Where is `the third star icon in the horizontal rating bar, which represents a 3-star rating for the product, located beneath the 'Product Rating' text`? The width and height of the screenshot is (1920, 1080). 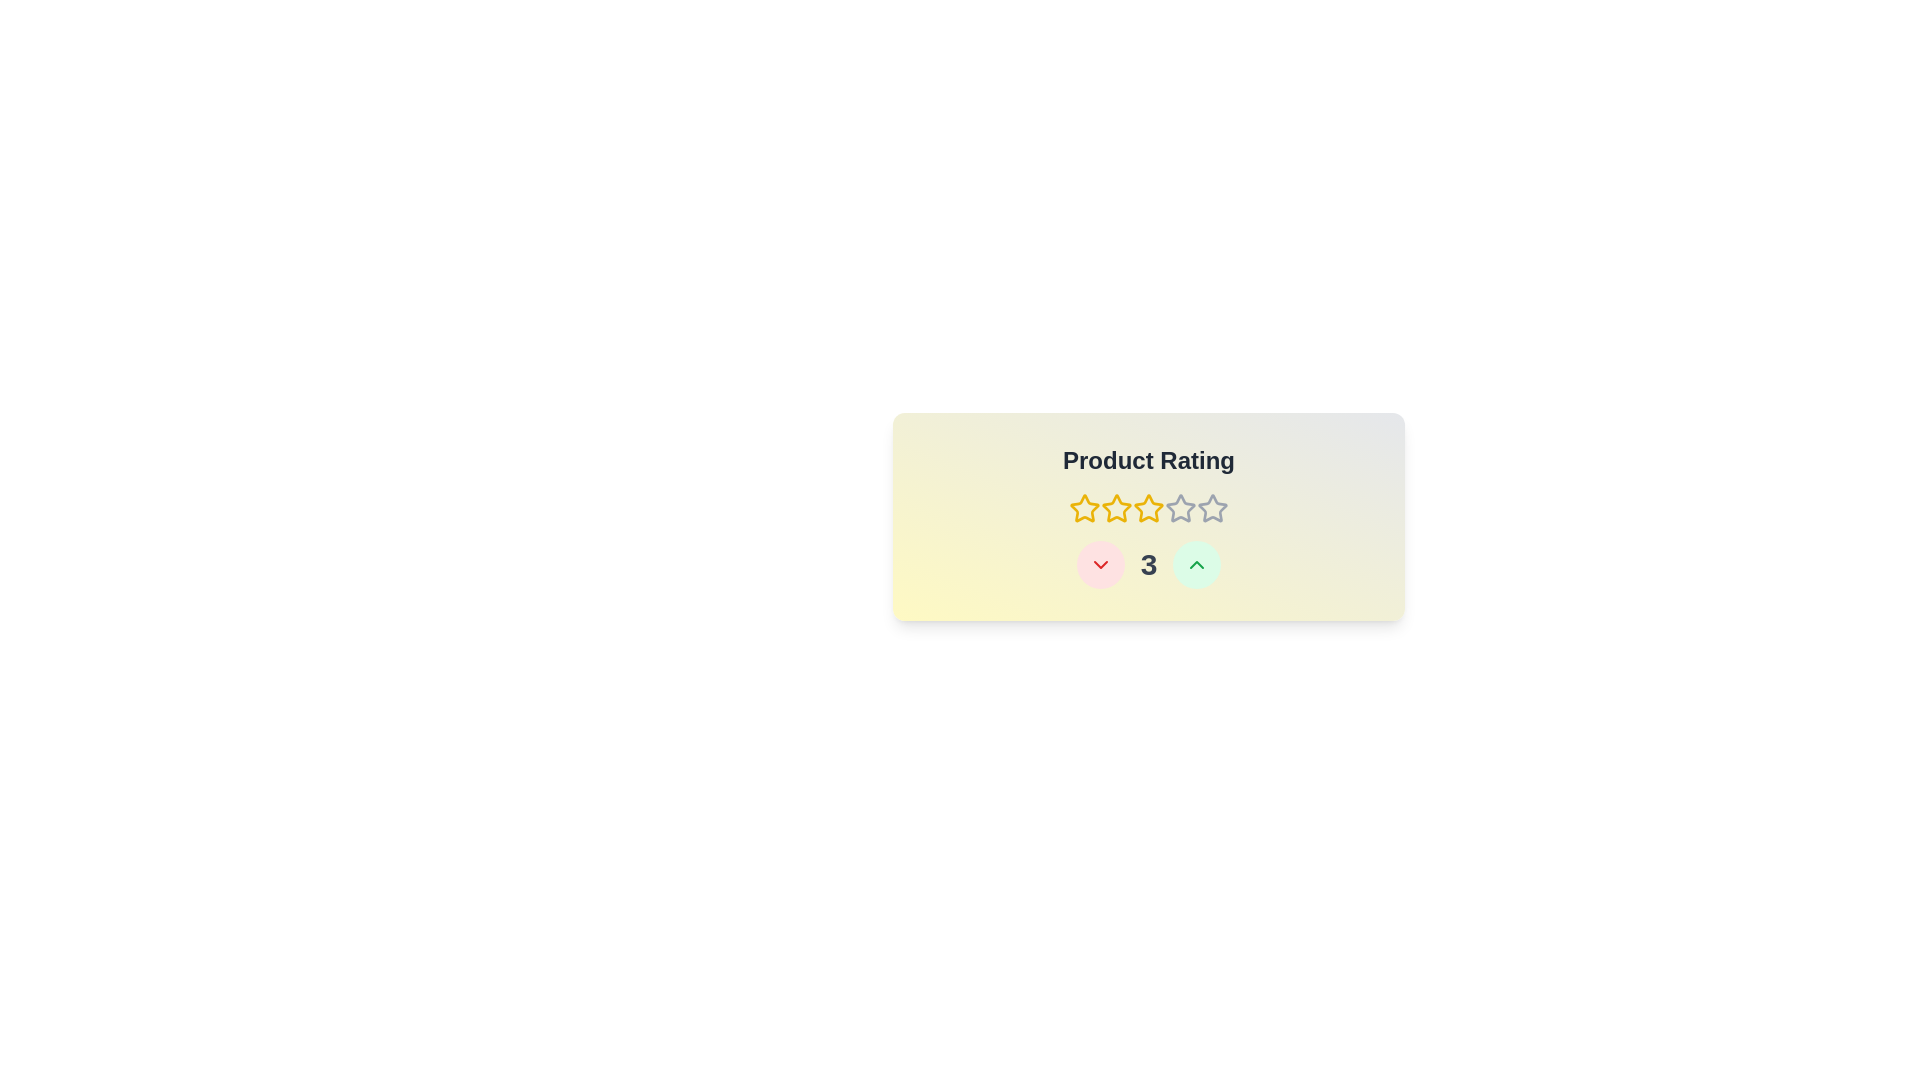 the third star icon in the horizontal rating bar, which represents a 3-star rating for the product, located beneath the 'Product Rating' text is located at coordinates (1116, 508).